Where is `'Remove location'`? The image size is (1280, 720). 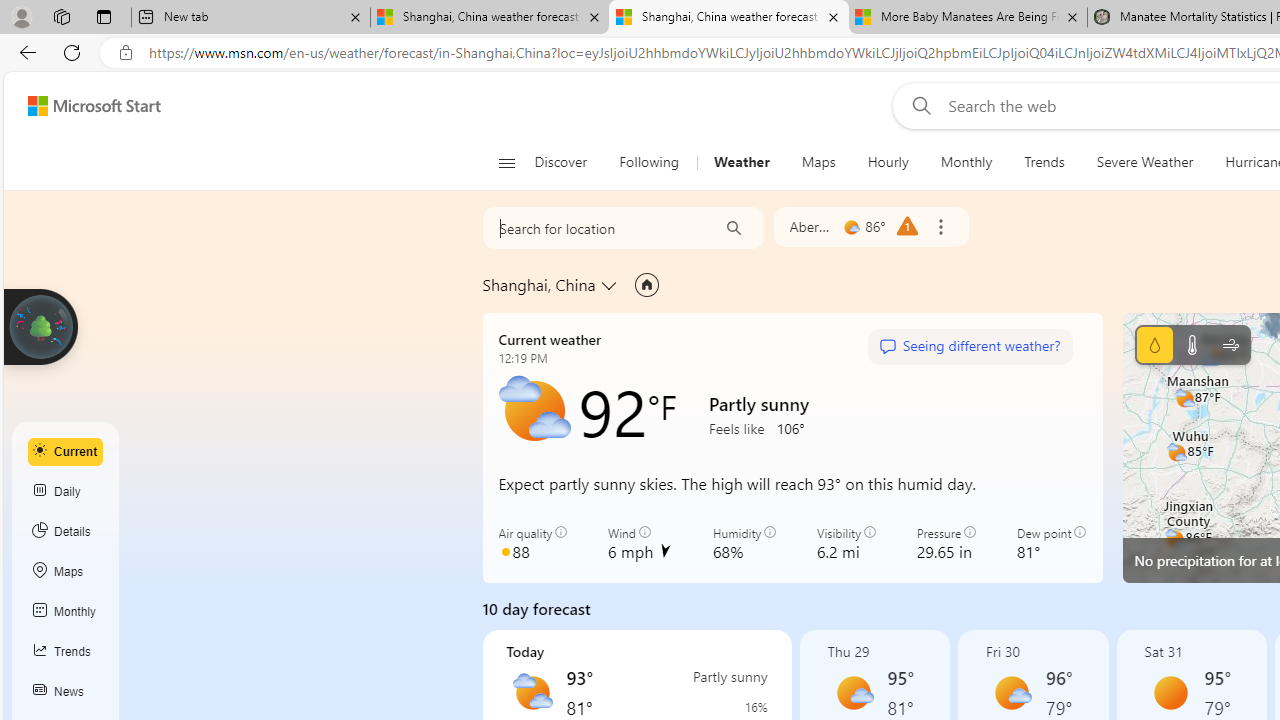 'Remove location' is located at coordinates (939, 226).